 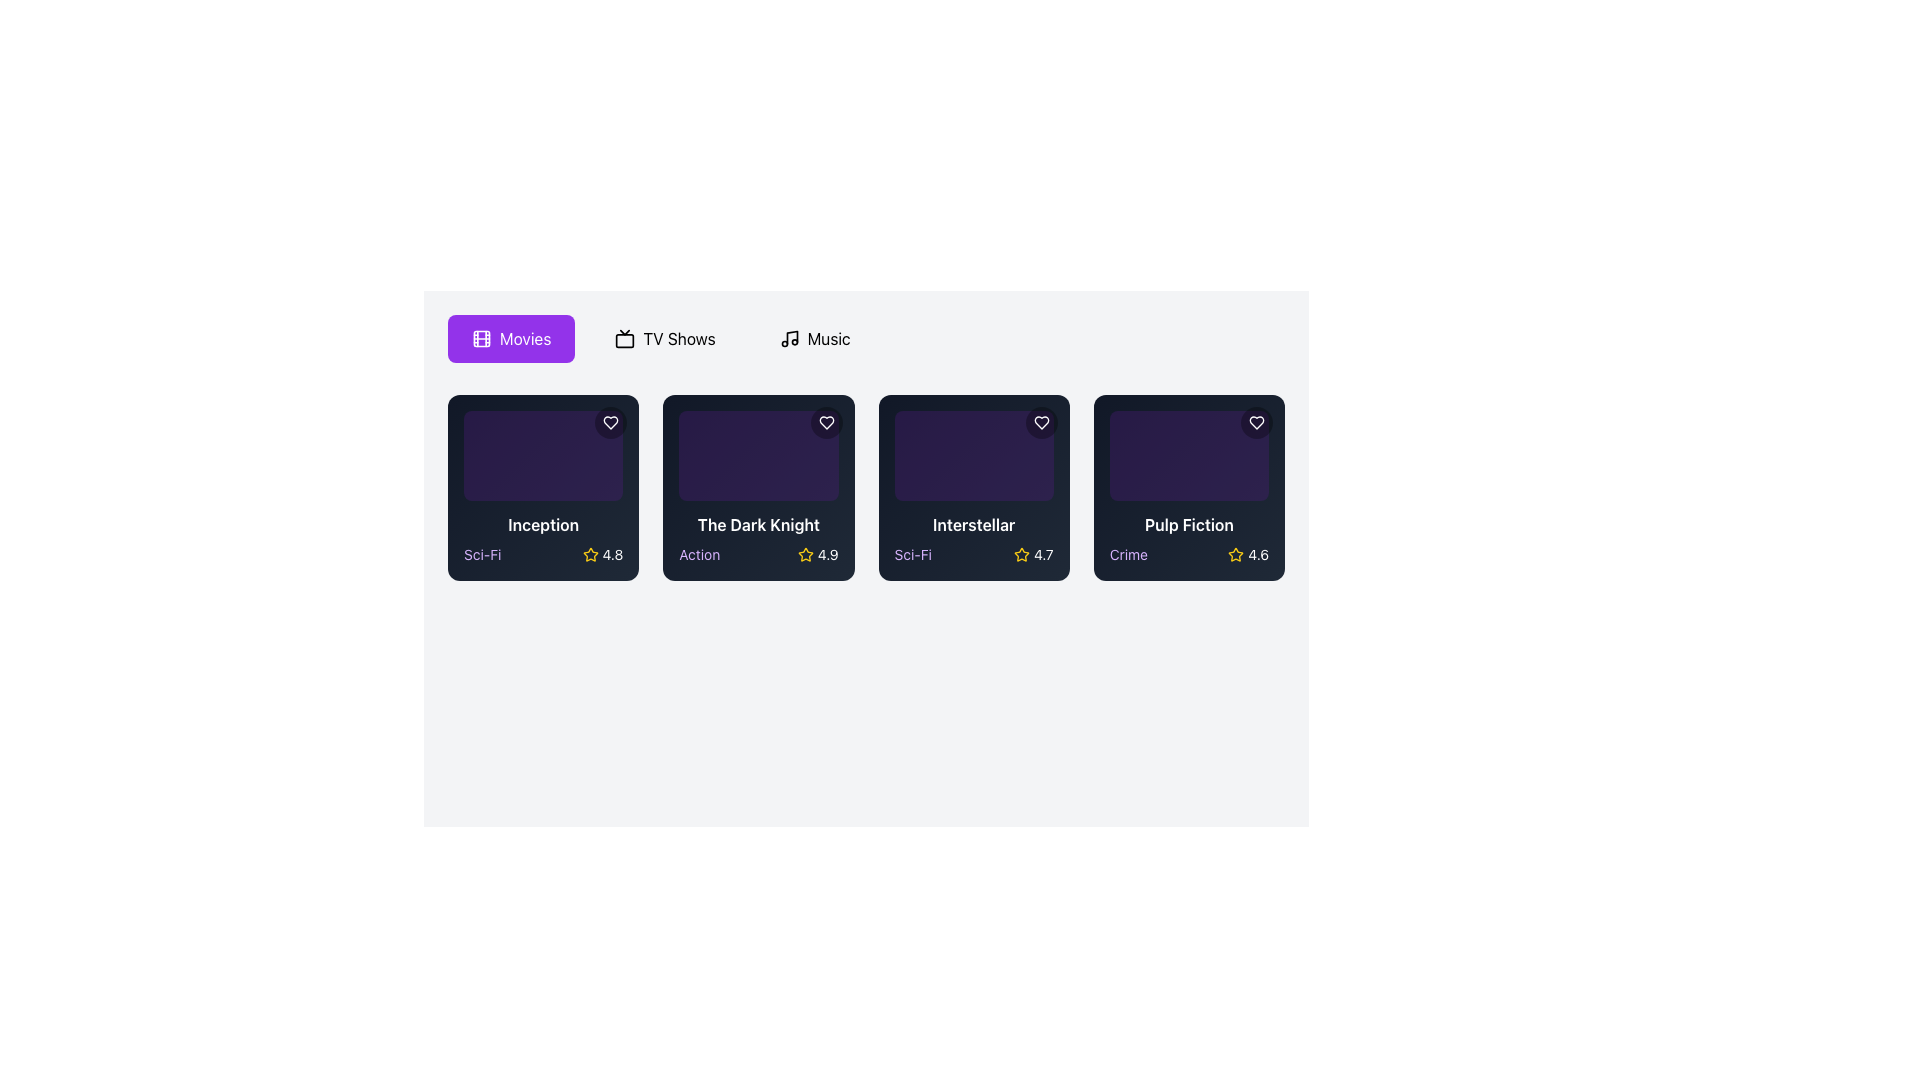 I want to click on the heart-shaped icon in the top-right corner of the movie card labeled 'The Dark Knight', so click(x=826, y=422).